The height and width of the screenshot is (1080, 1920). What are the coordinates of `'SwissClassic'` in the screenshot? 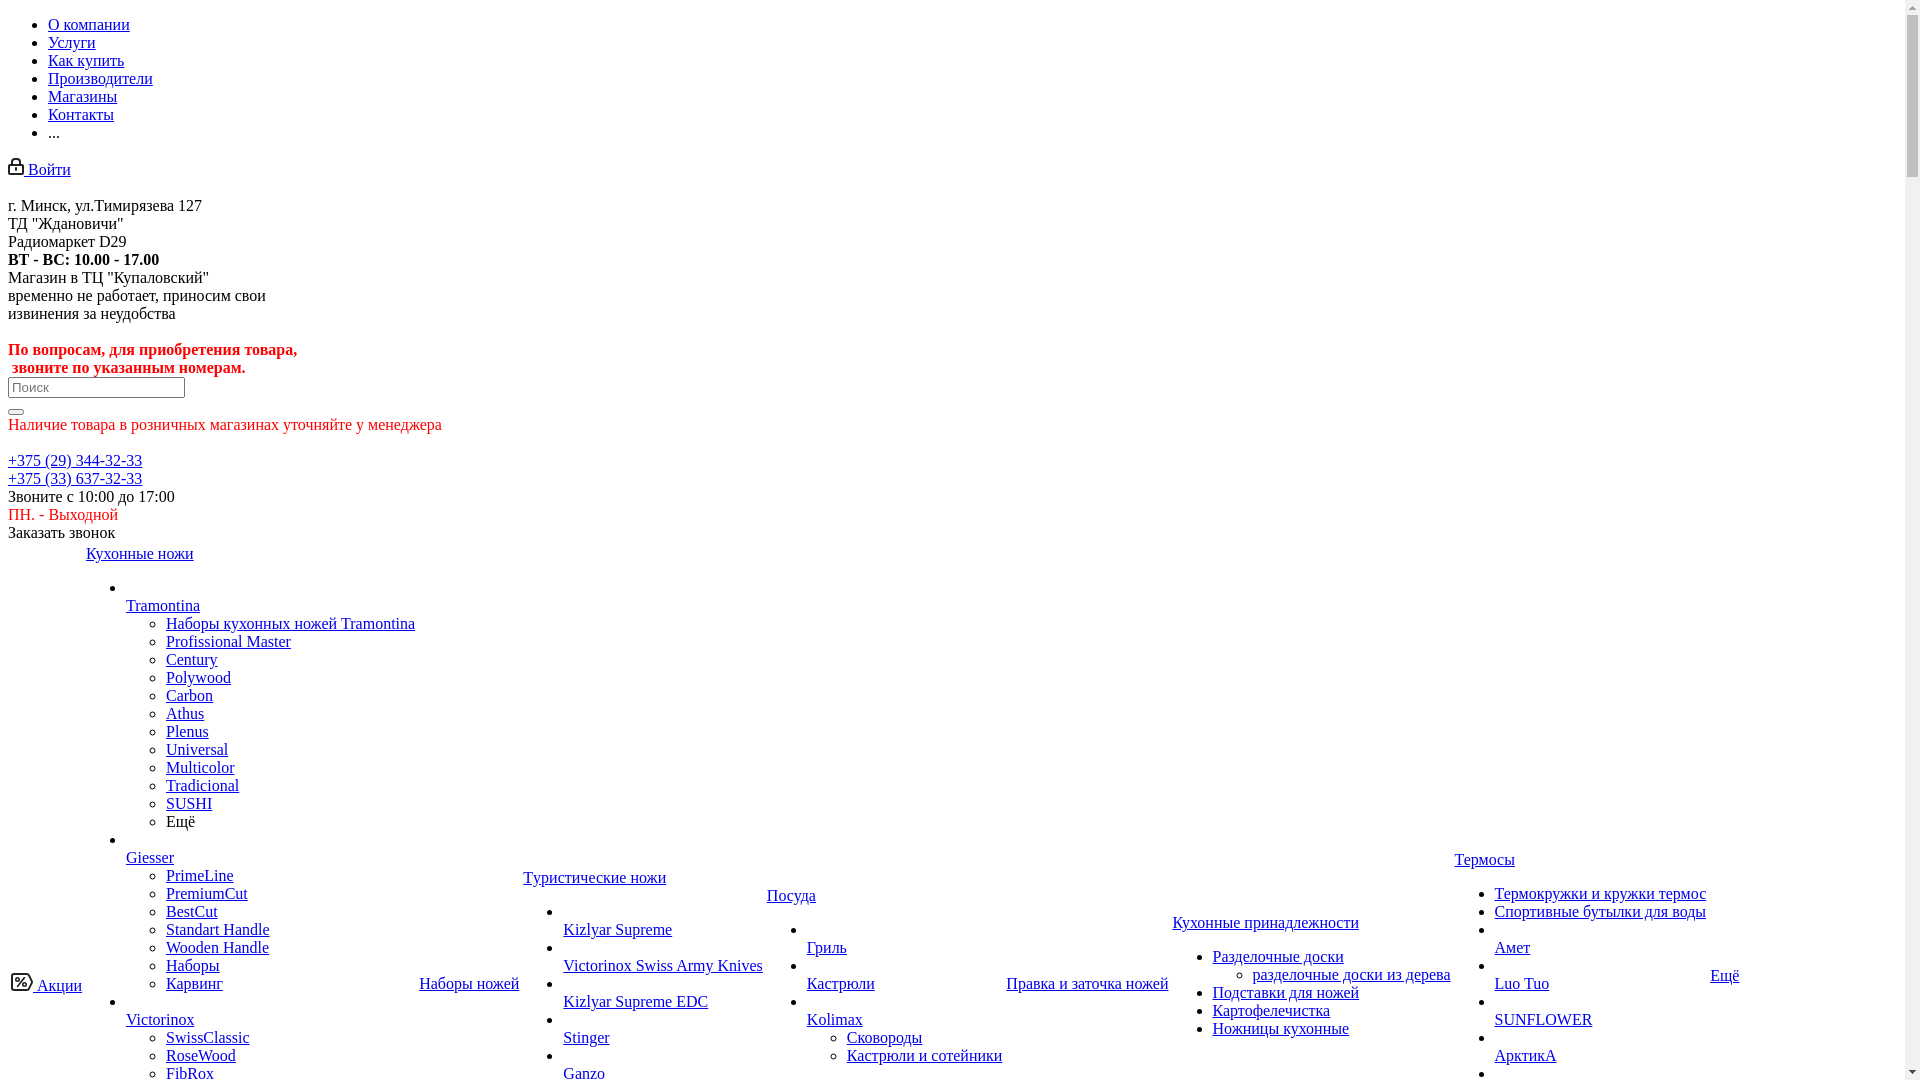 It's located at (166, 1036).